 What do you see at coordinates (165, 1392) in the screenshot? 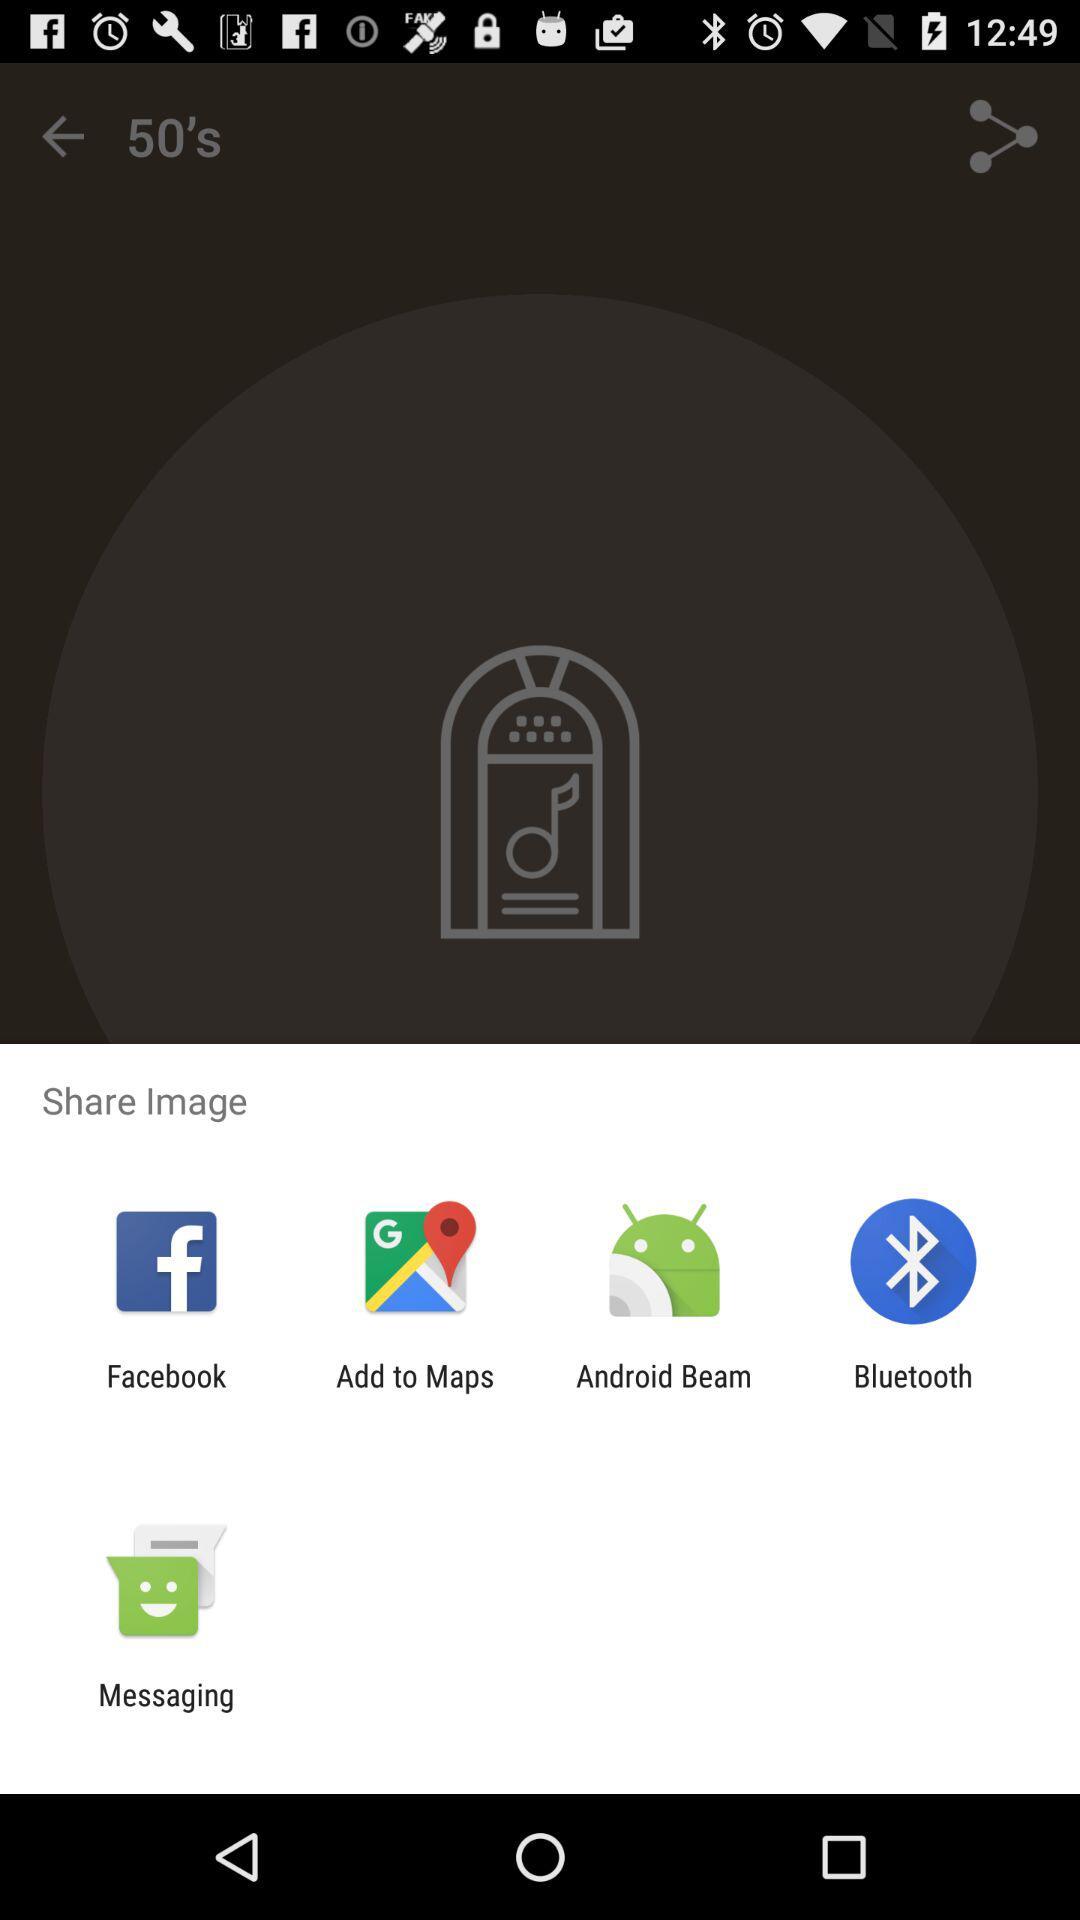
I see `the app to the left of the add to maps icon` at bounding box center [165, 1392].